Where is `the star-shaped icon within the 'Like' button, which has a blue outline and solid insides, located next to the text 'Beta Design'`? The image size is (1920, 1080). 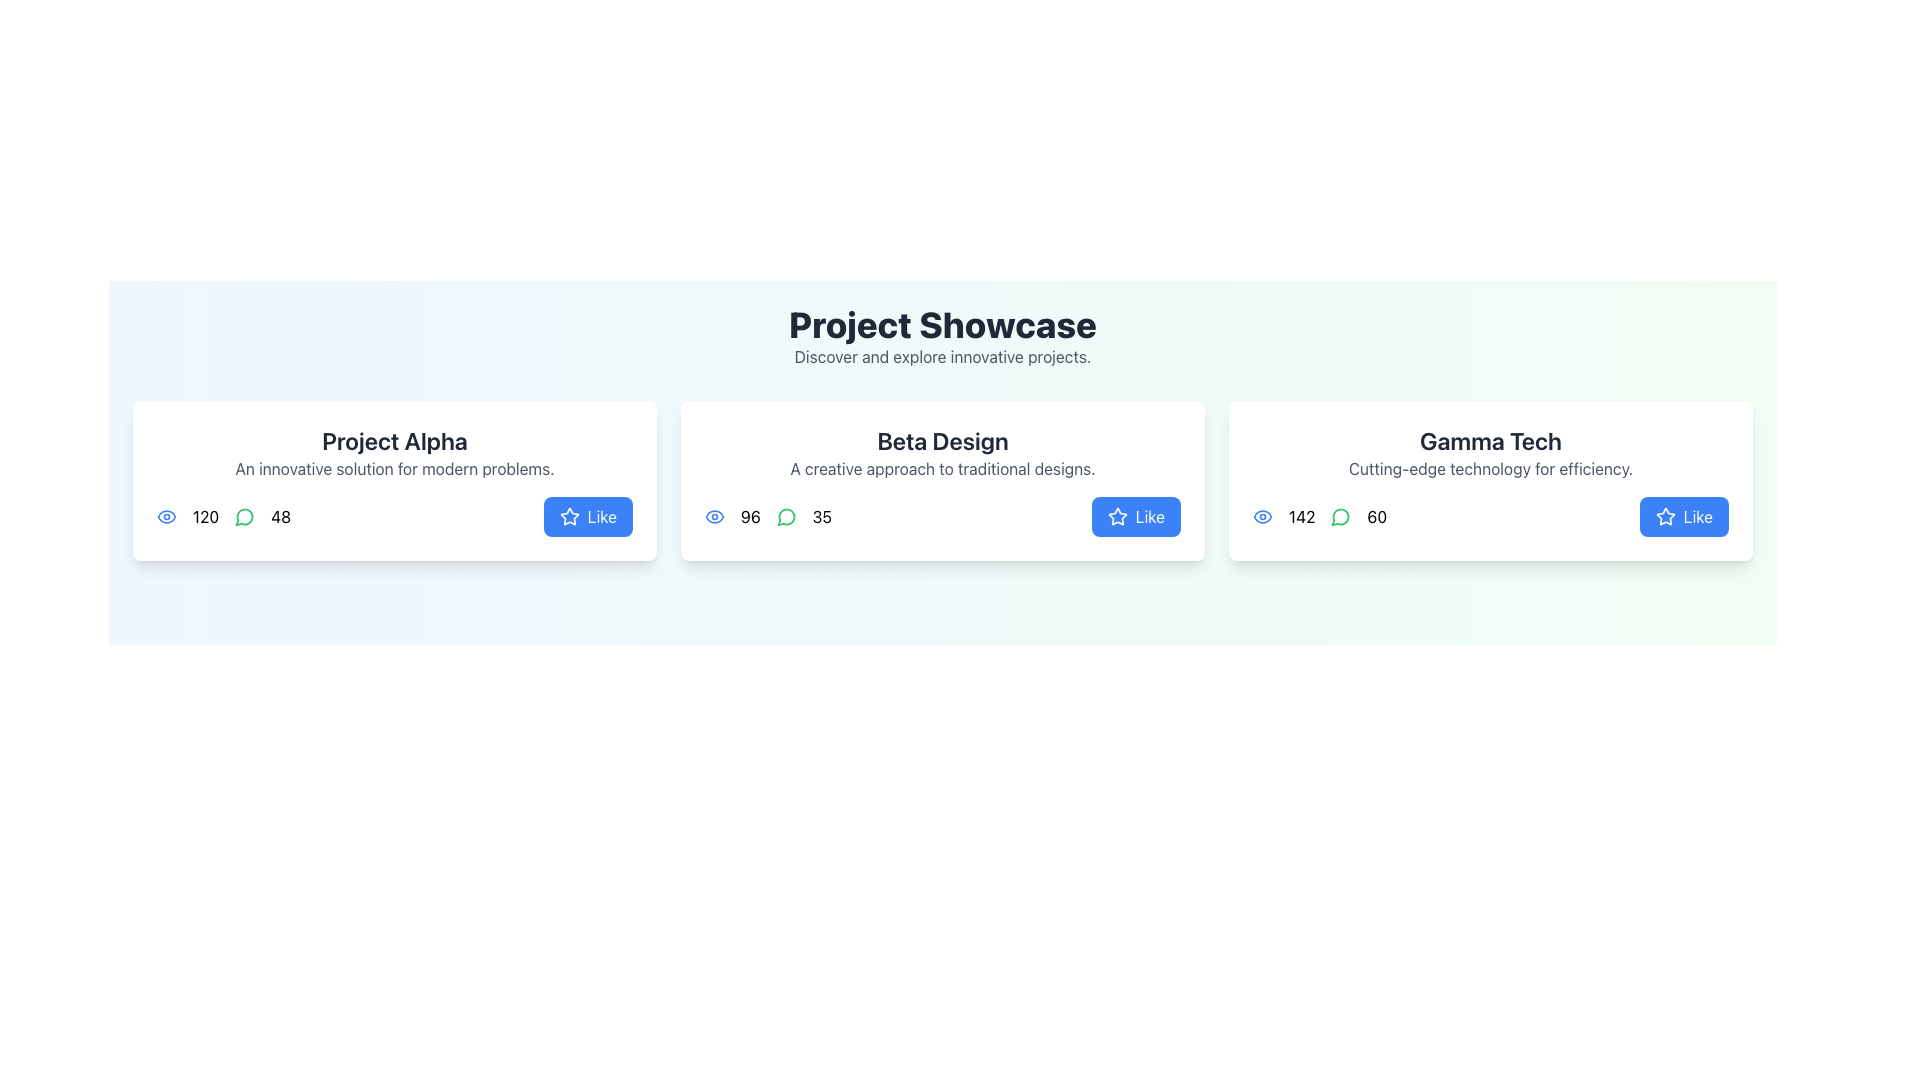 the star-shaped icon within the 'Like' button, which has a blue outline and solid insides, located next to the text 'Beta Design' is located at coordinates (1116, 515).